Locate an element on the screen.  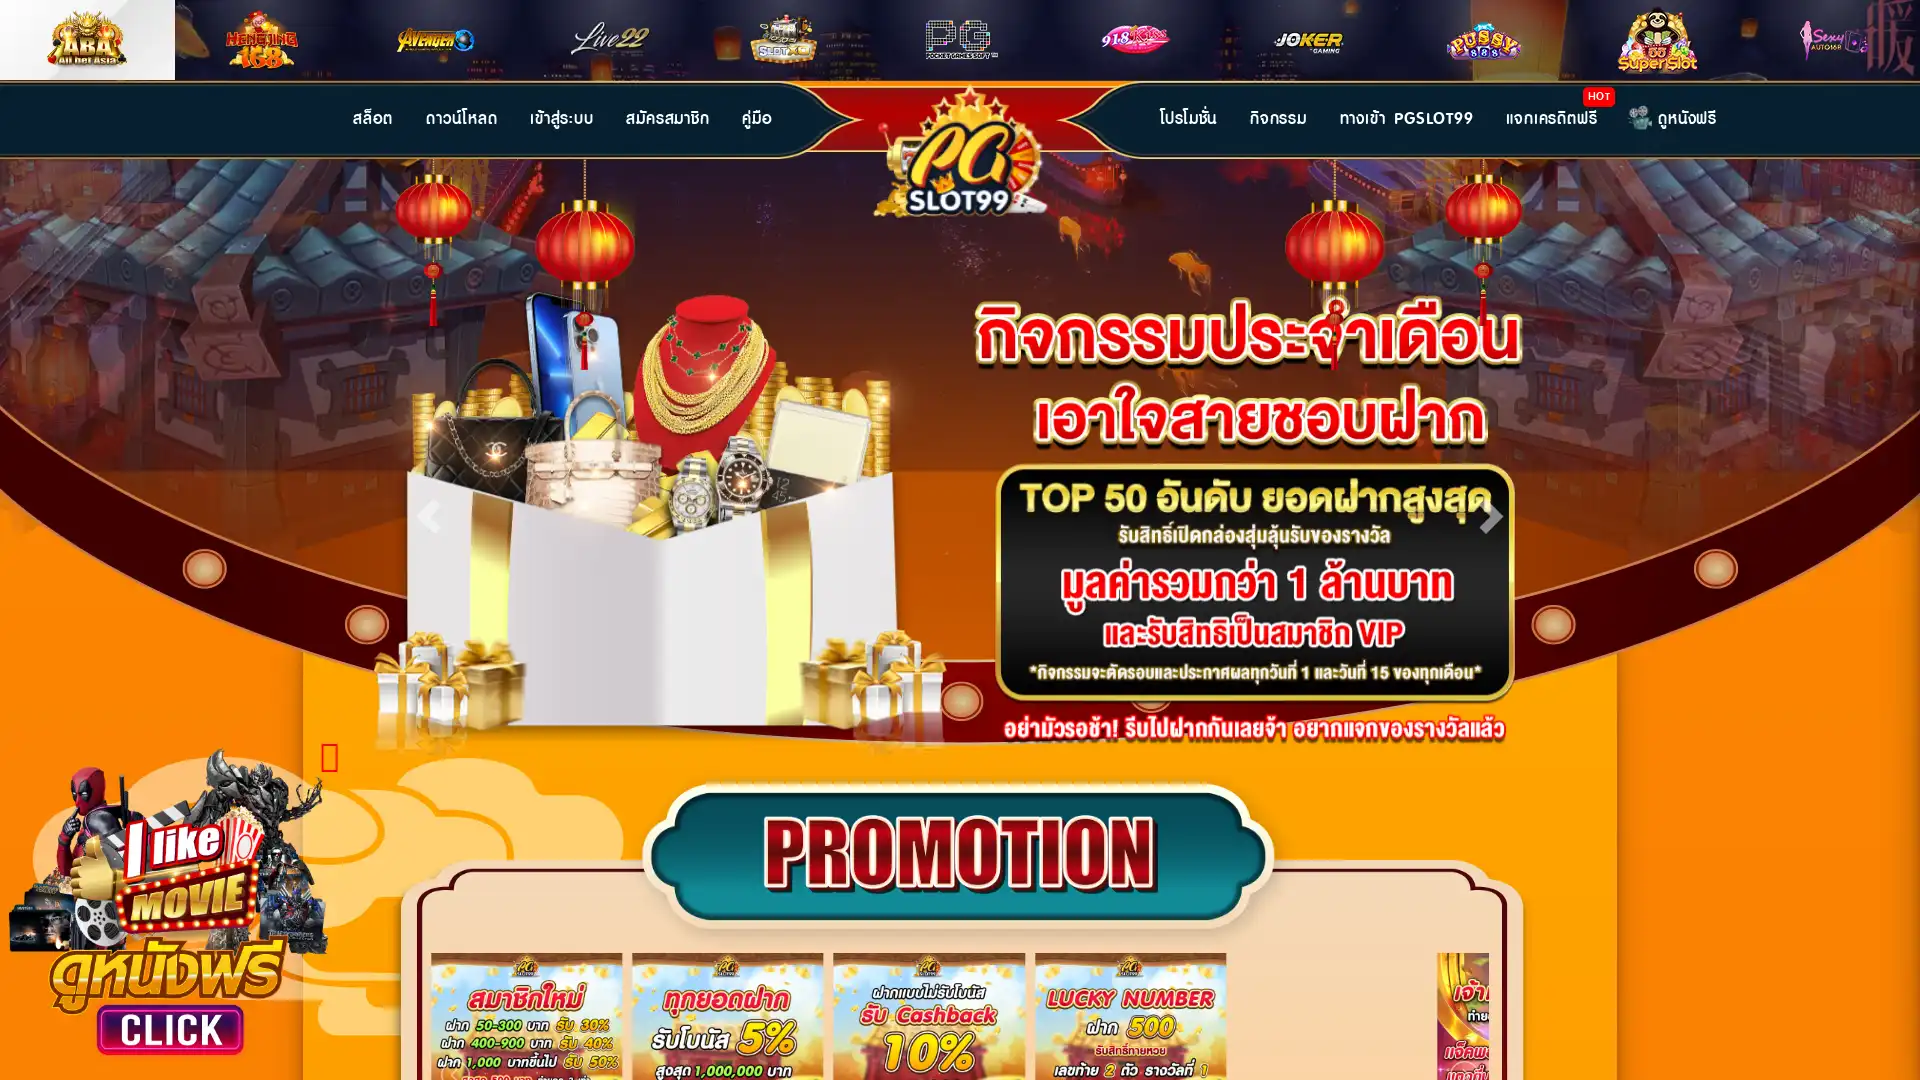
Previous is located at coordinates (427, 511).